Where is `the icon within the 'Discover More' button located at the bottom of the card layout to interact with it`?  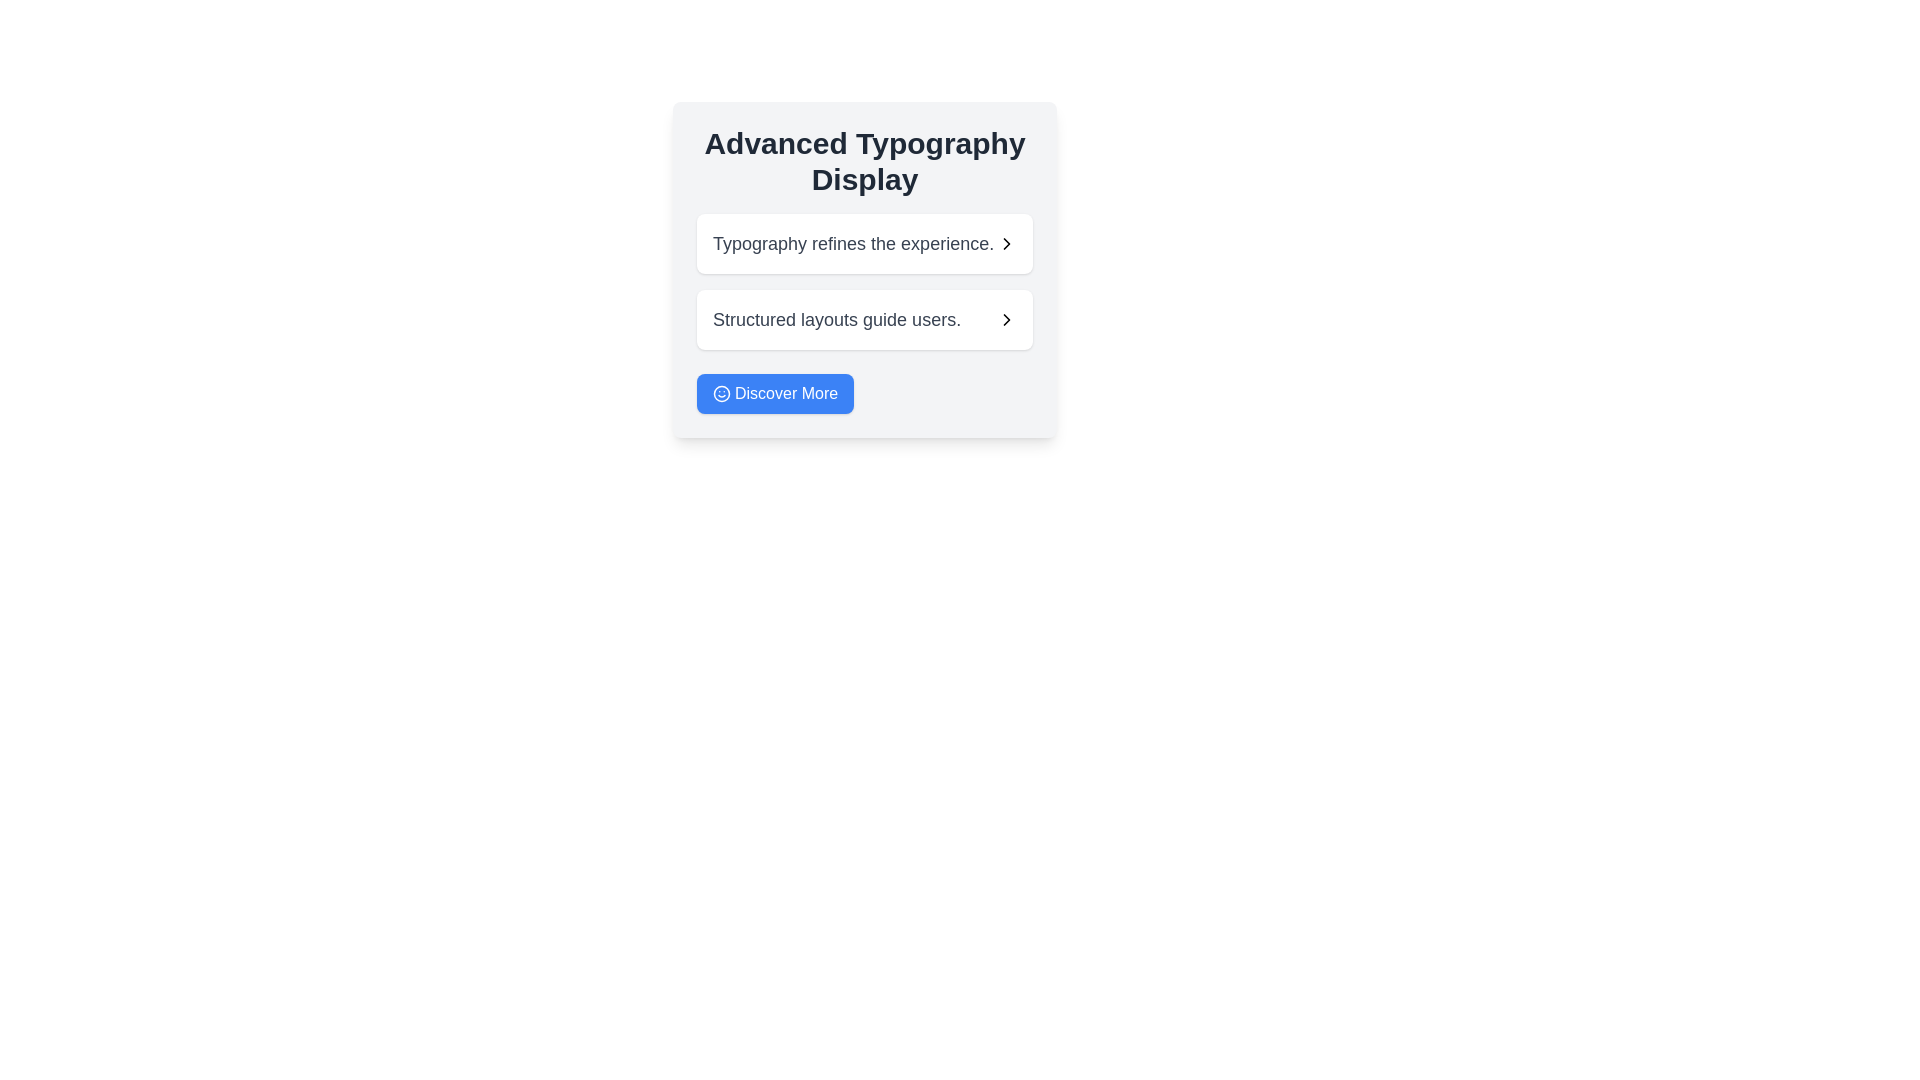 the icon within the 'Discover More' button located at the bottom of the card layout to interact with it is located at coordinates (720, 393).